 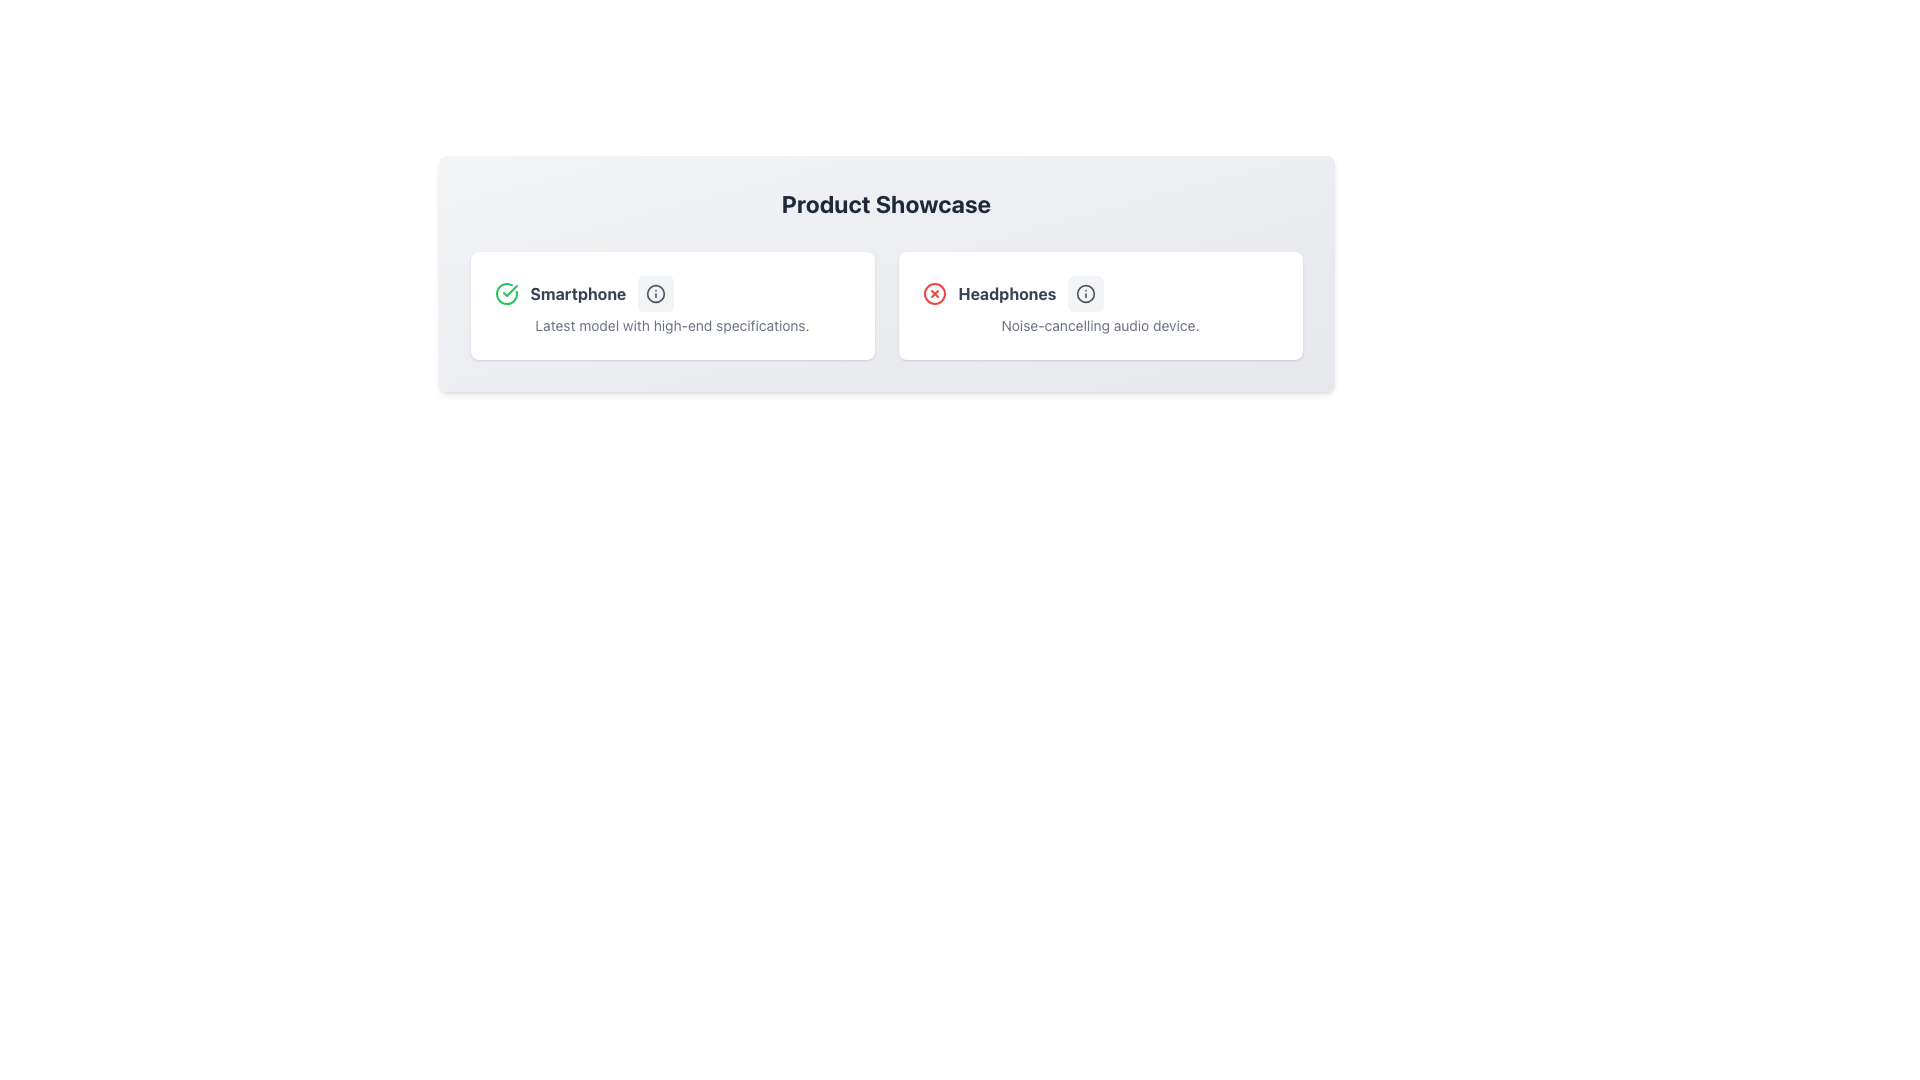 What do you see at coordinates (1099, 293) in the screenshot?
I see `the icons in the 'Headphones' title element, which includes a red 'X' and an information icon, for more interaction options` at bounding box center [1099, 293].